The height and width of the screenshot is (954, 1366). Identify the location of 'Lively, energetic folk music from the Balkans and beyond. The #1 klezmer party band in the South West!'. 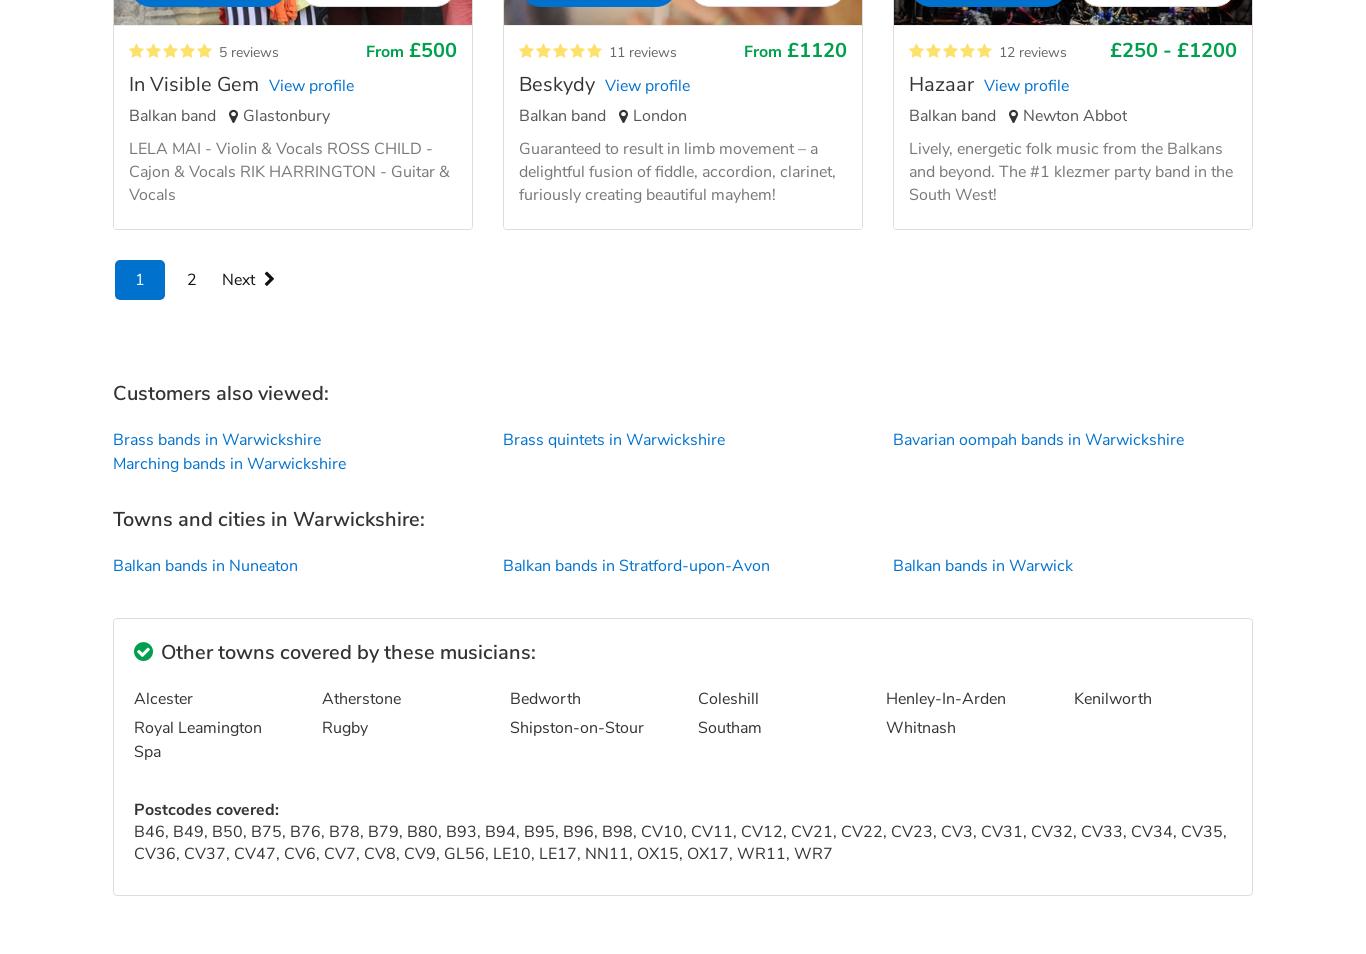
(1069, 169).